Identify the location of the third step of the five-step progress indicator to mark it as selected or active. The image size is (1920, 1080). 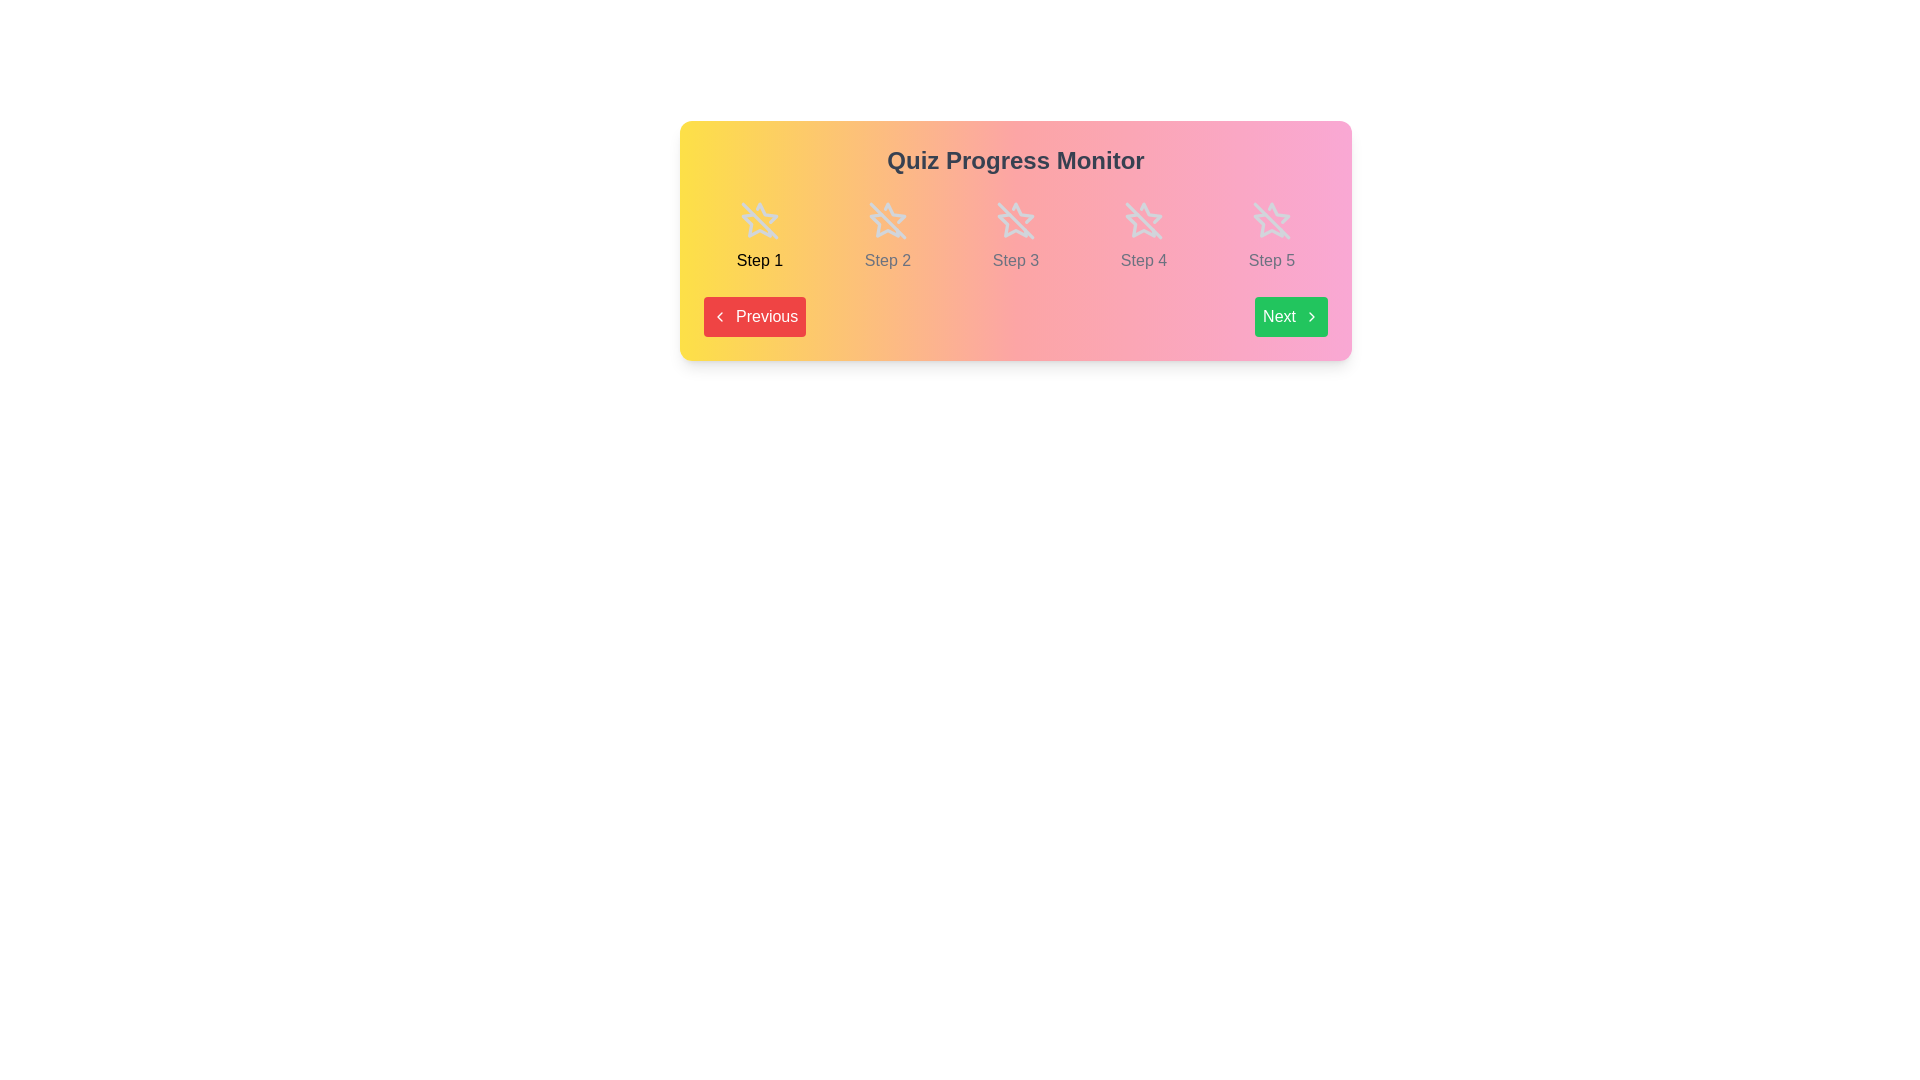
(1016, 235).